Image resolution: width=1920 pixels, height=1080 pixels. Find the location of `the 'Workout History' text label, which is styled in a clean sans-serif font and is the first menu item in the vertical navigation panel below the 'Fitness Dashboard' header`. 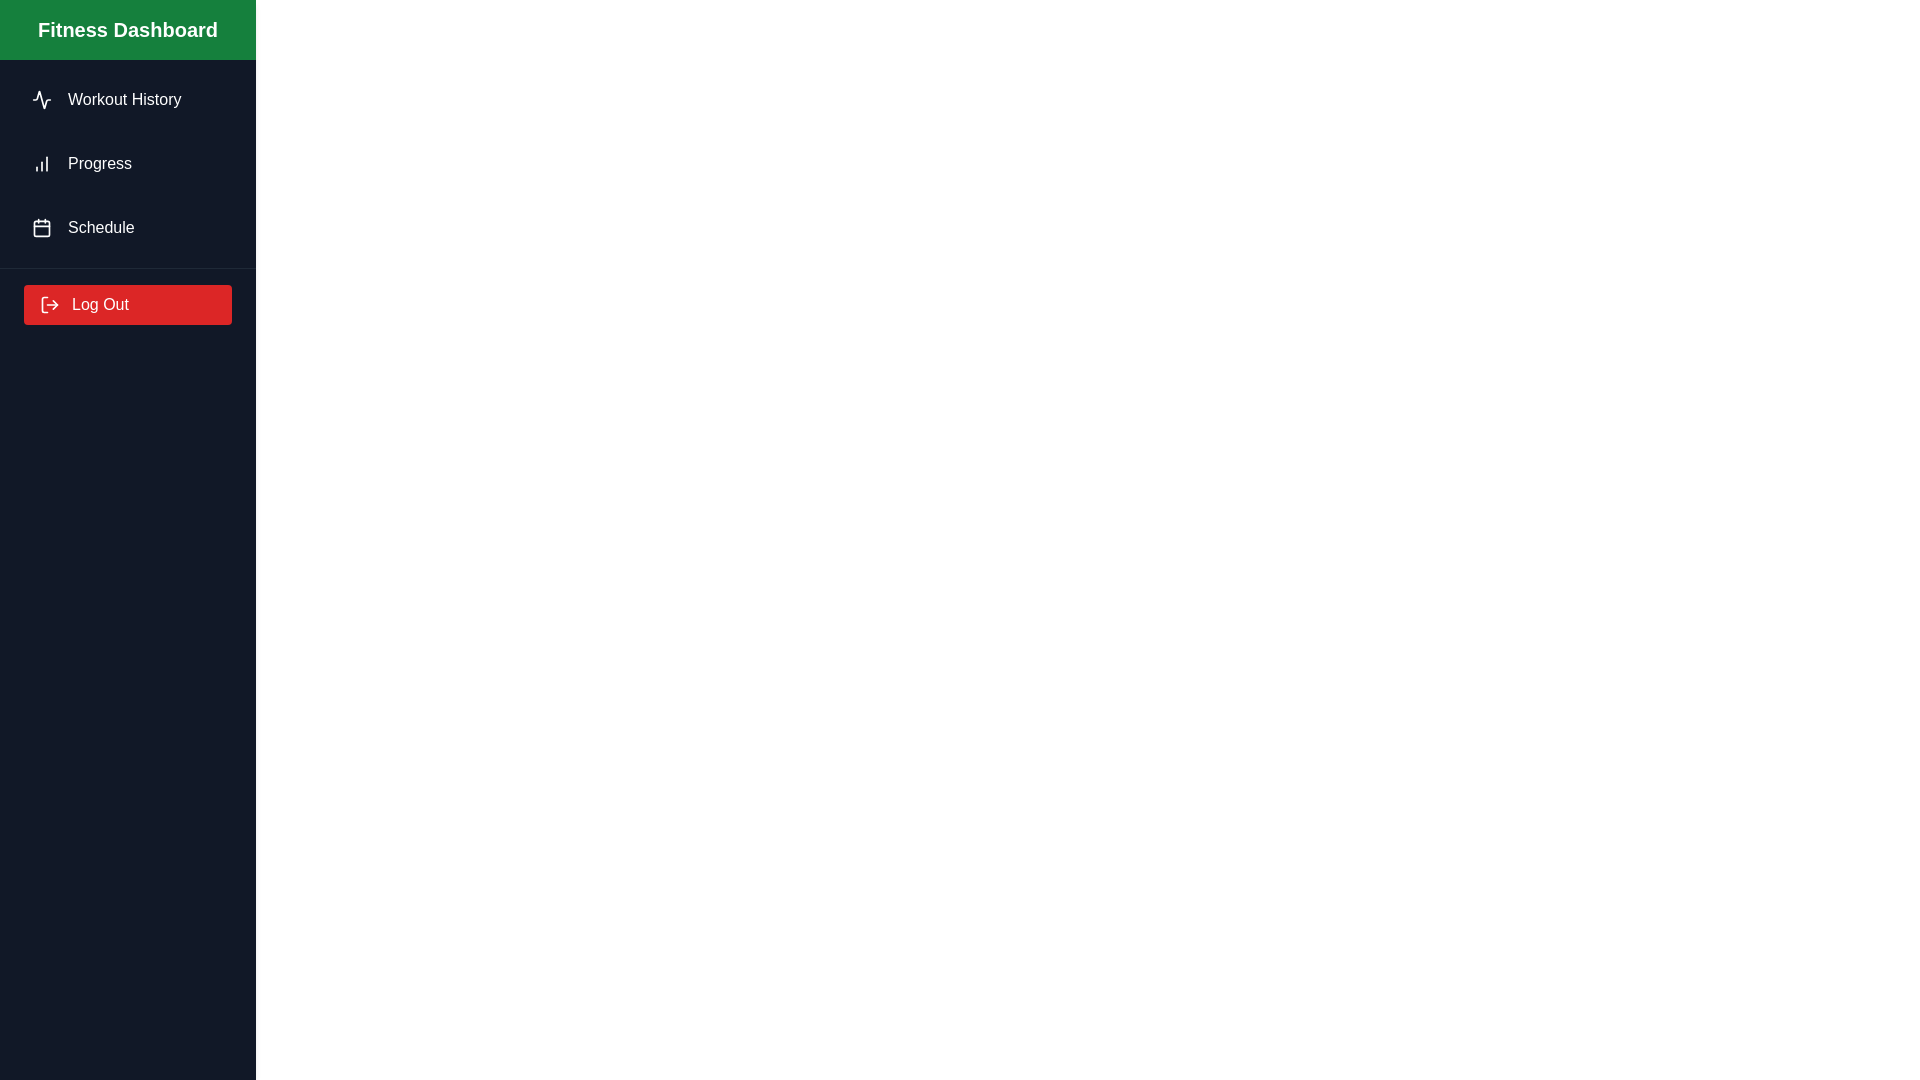

the 'Workout History' text label, which is styled in a clean sans-serif font and is the first menu item in the vertical navigation panel below the 'Fitness Dashboard' header is located at coordinates (123, 100).